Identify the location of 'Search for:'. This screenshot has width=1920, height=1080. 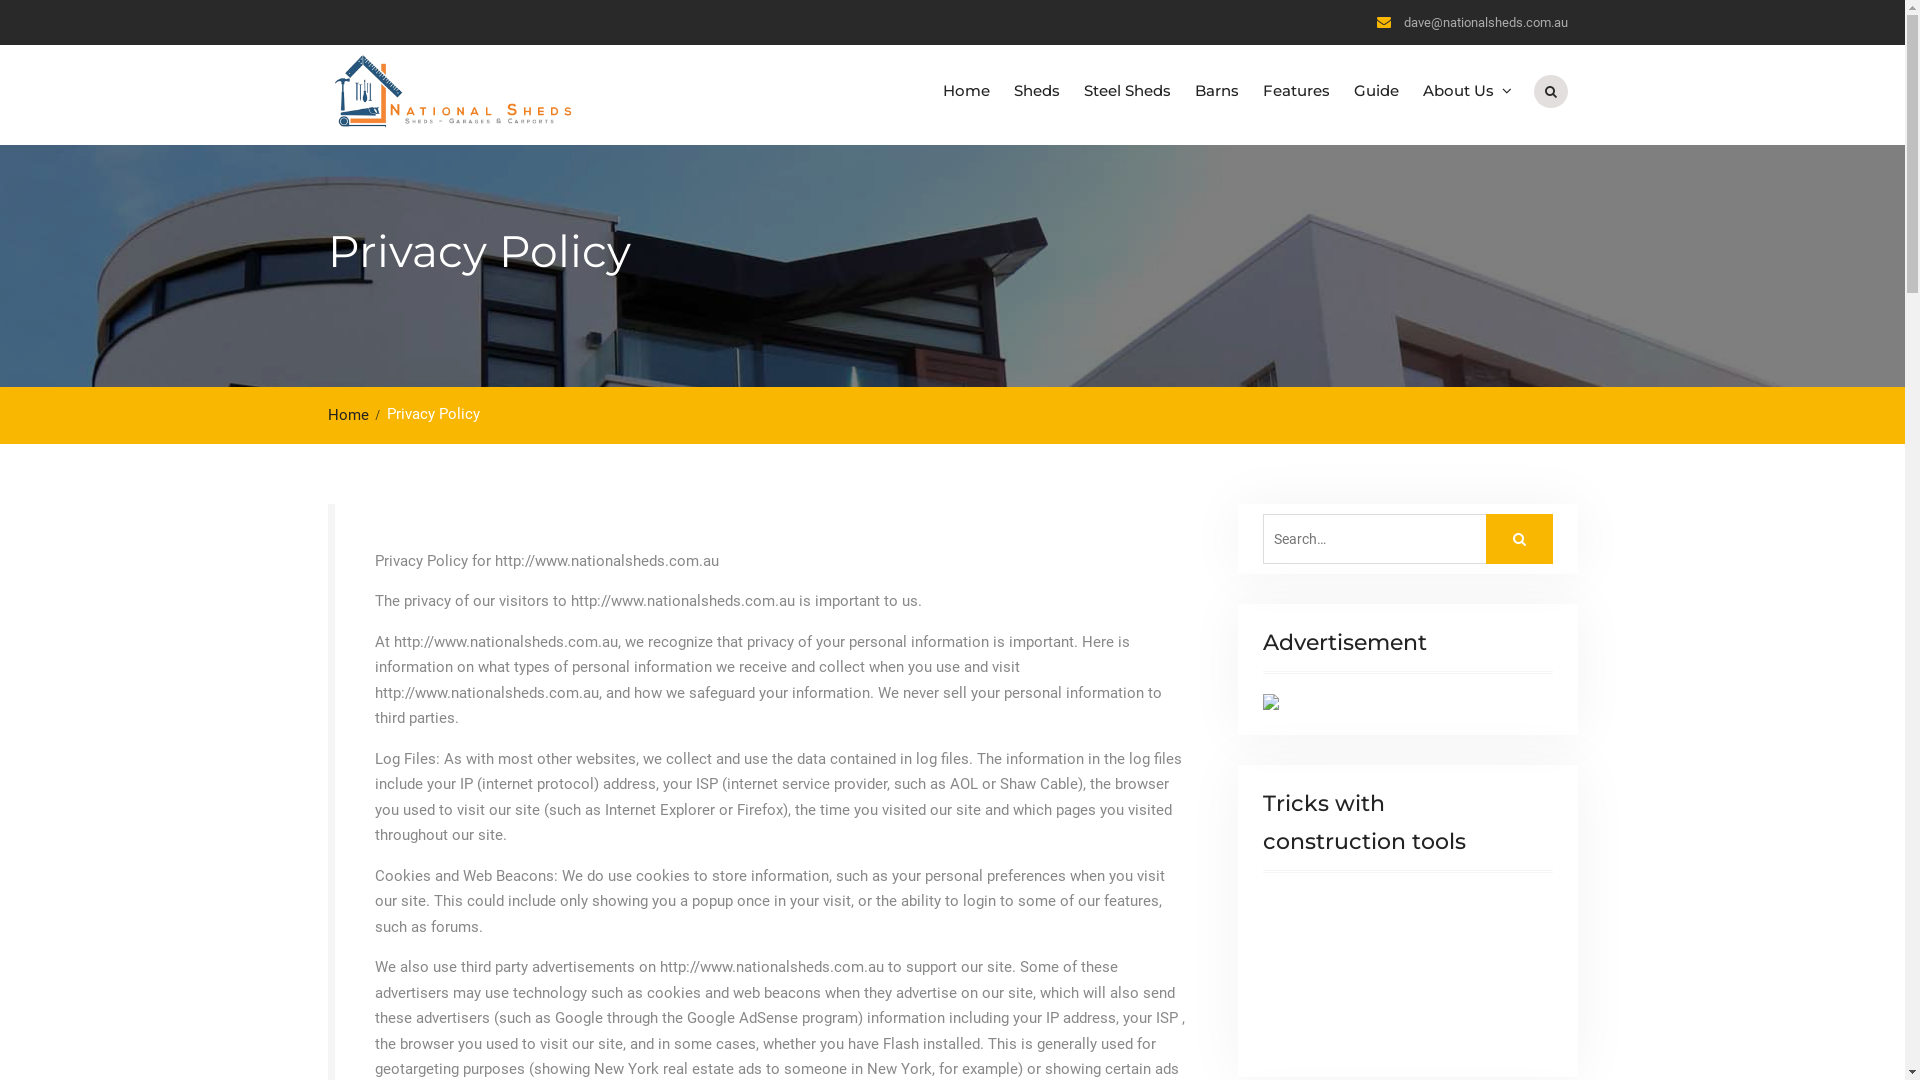
(1405, 538).